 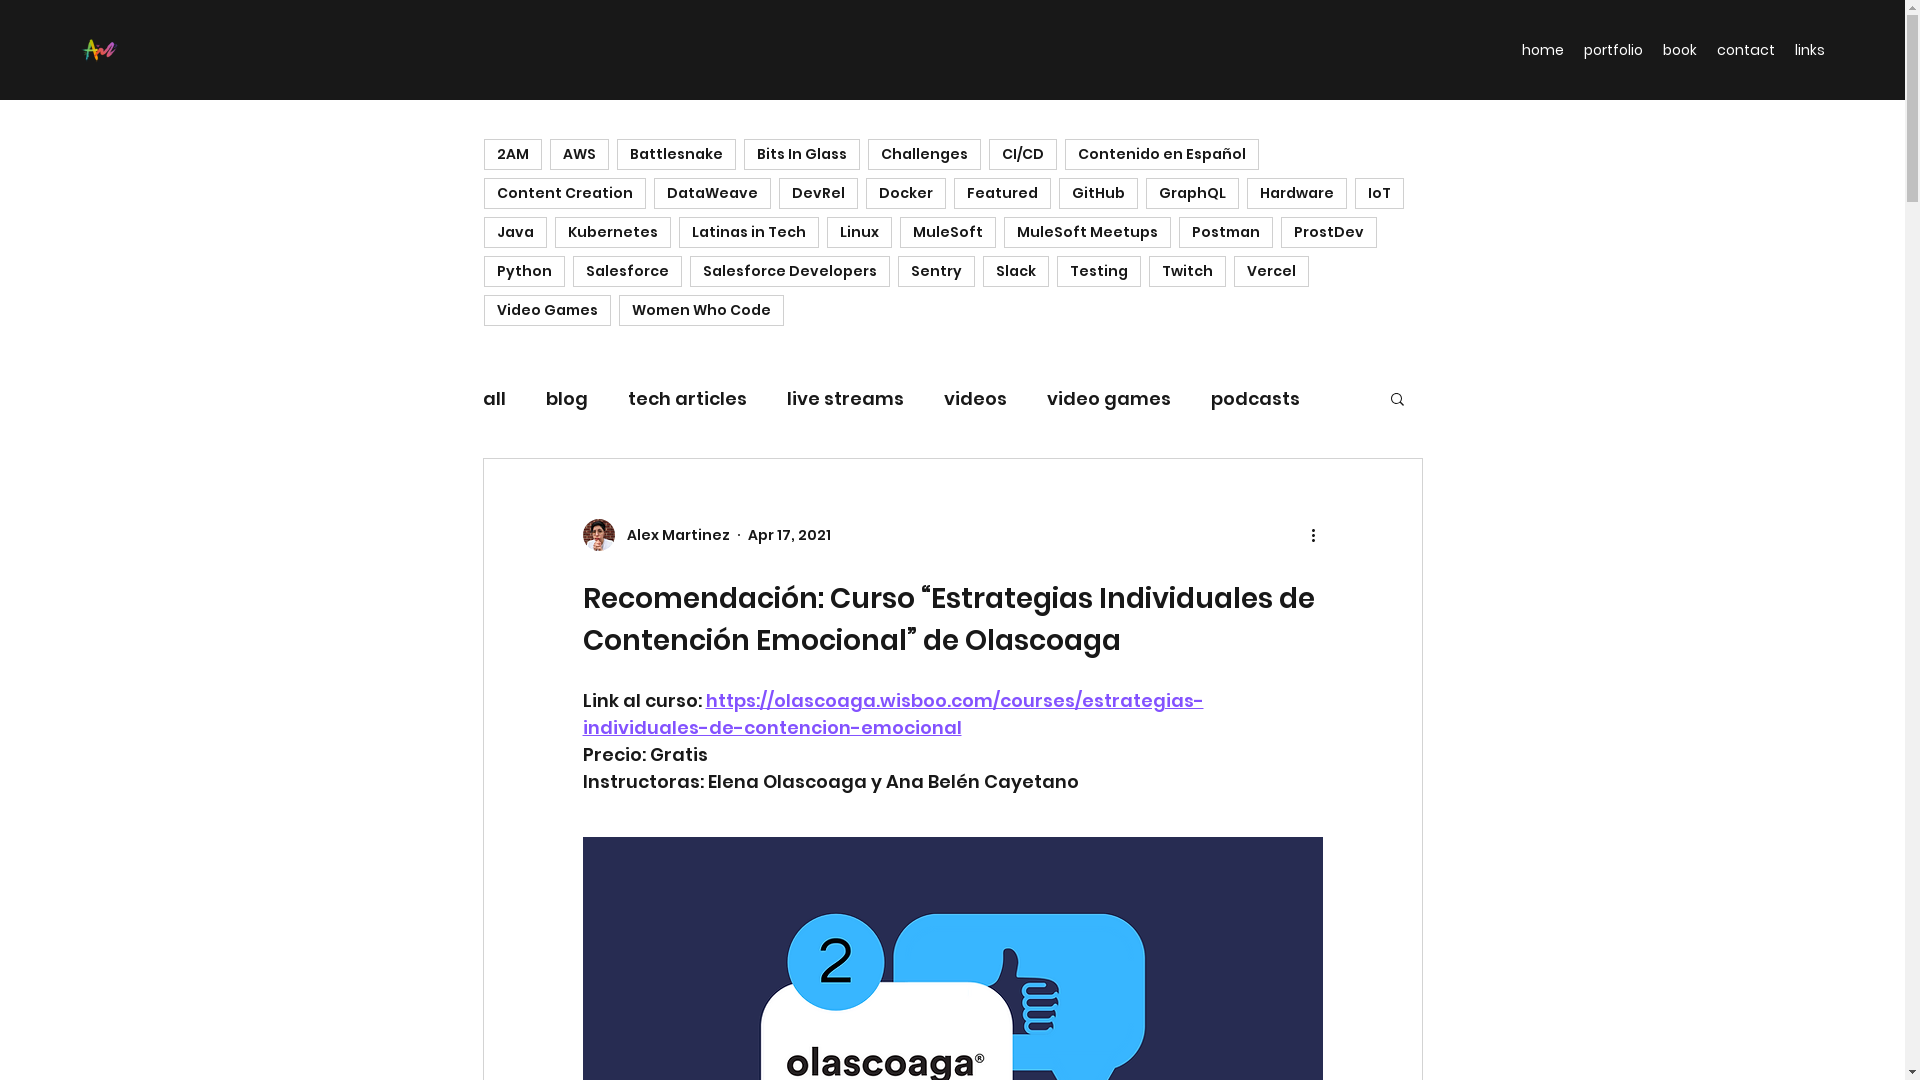 I want to click on 'contact', so click(x=1745, y=49).